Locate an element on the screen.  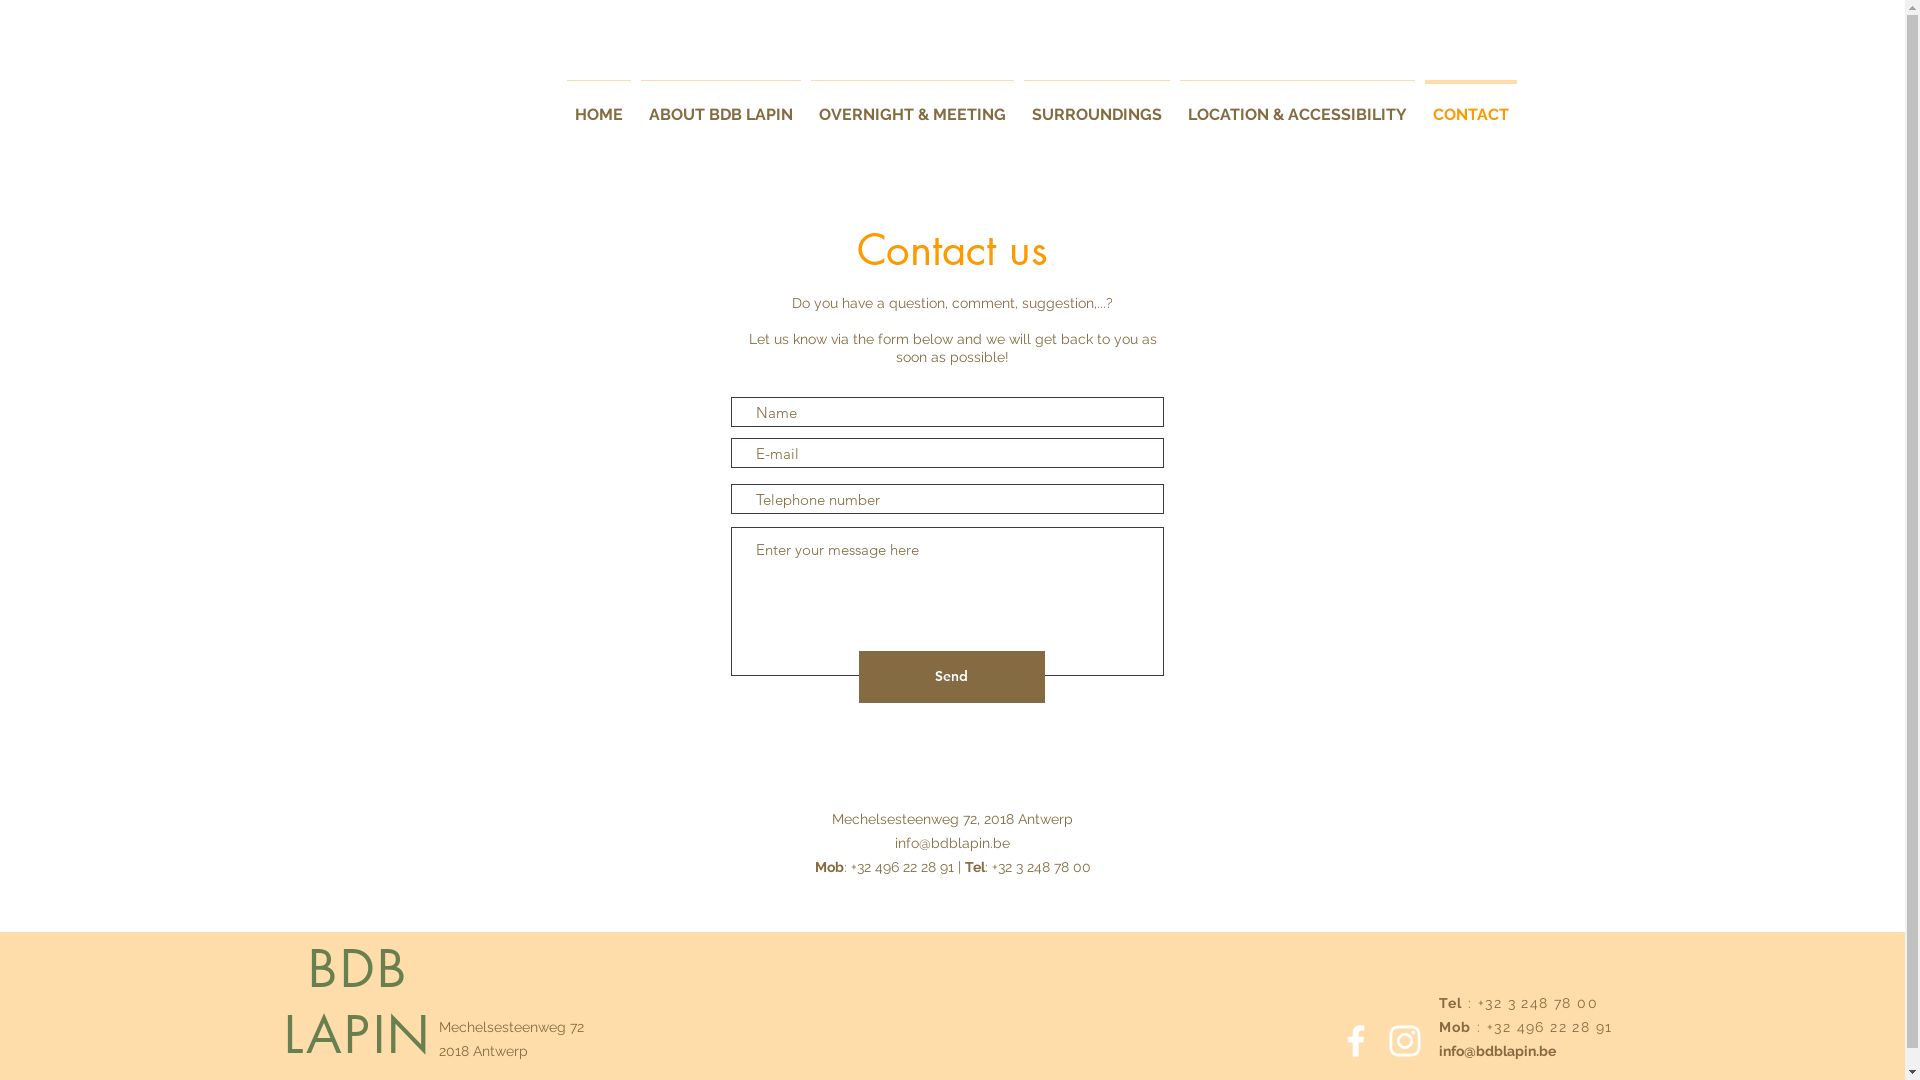
'OVERNIGHT & MEETING' is located at coordinates (911, 105).